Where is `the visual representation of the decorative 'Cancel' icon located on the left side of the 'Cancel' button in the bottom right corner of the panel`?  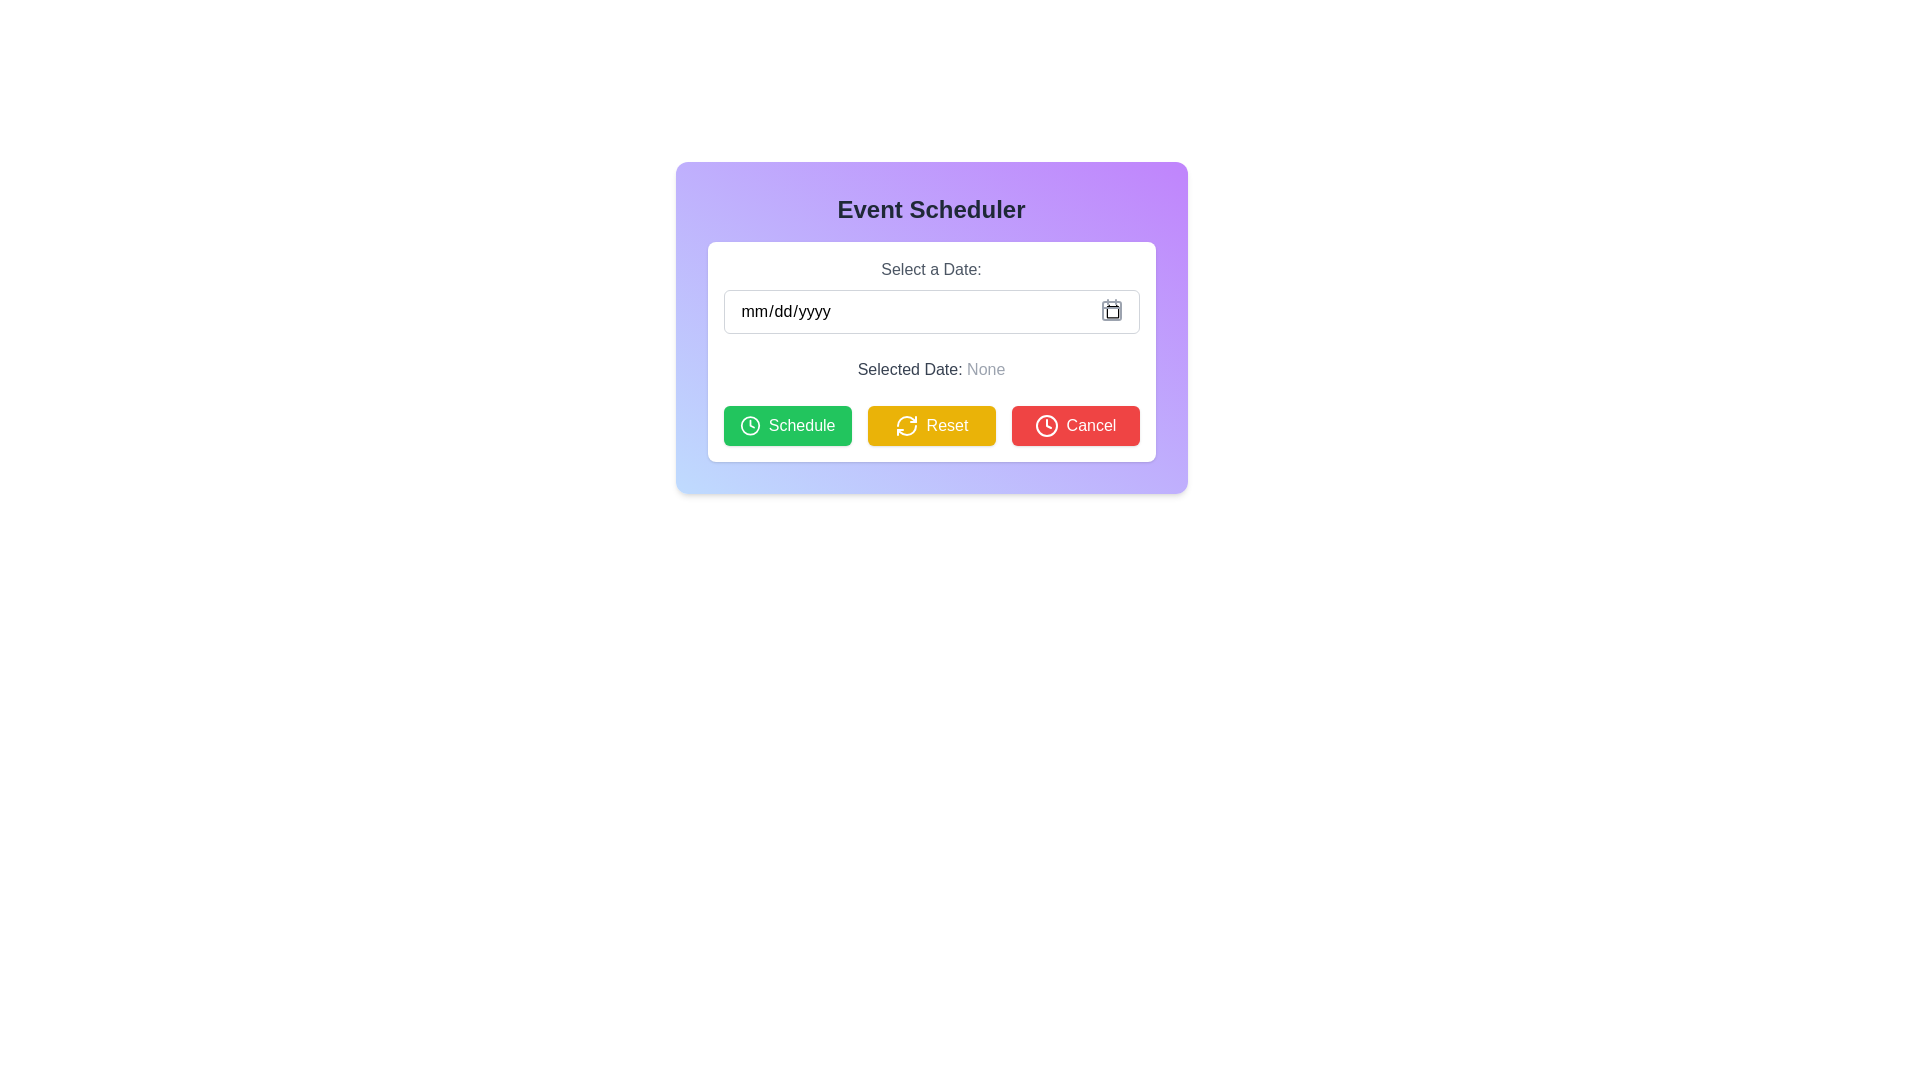 the visual representation of the decorative 'Cancel' icon located on the left side of the 'Cancel' button in the bottom right corner of the panel is located at coordinates (1045, 424).